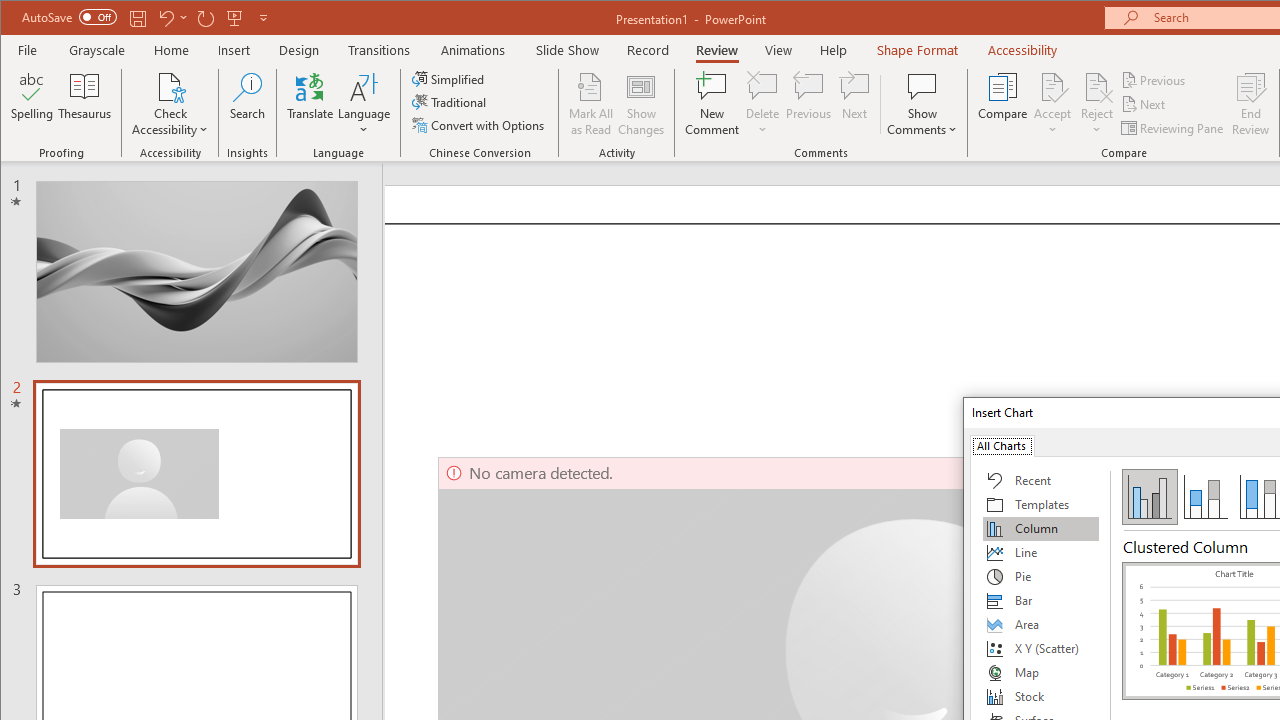 This screenshot has height=720, width=1280. Describe the element at coordinates (1144, 104) in the screenshot. I see `'Next'` at that location.